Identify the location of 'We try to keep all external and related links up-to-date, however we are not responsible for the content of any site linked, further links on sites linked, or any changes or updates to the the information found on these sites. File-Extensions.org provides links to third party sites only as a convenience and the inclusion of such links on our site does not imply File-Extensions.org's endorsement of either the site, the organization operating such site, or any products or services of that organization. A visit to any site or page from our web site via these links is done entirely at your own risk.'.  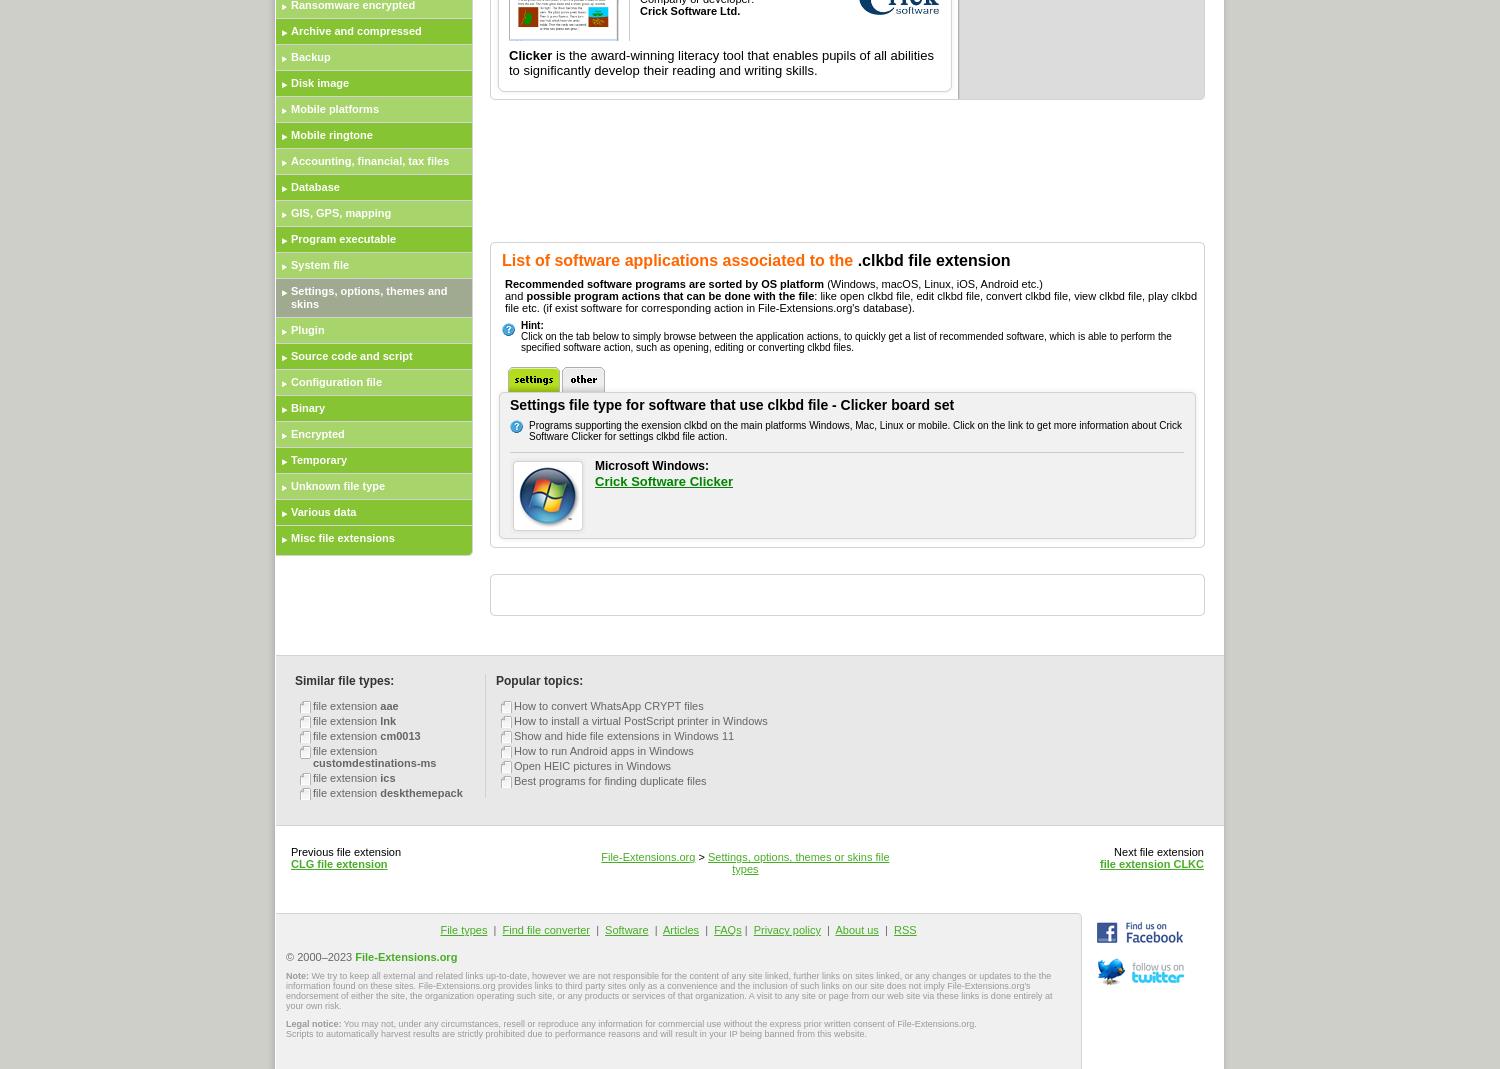
(286, 990).